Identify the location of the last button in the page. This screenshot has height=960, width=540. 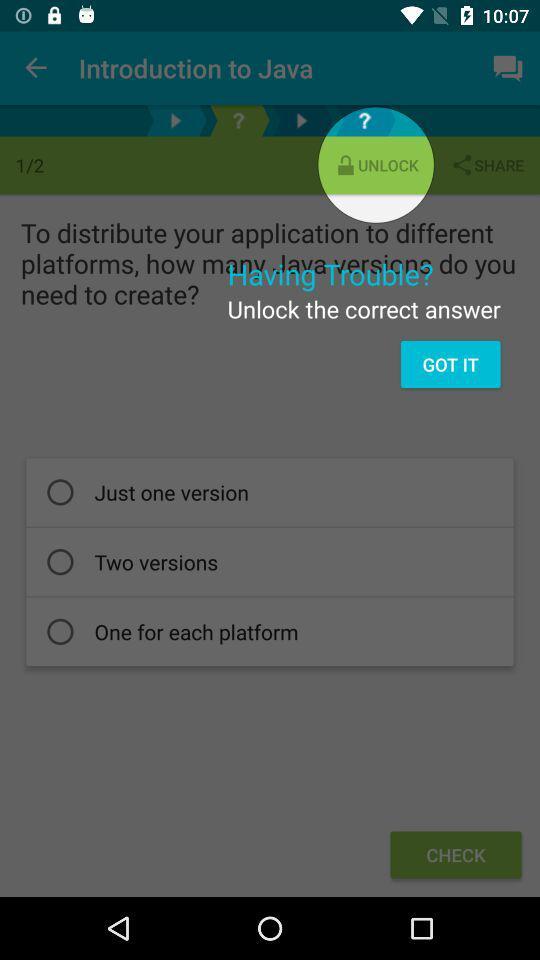
(456, 854).